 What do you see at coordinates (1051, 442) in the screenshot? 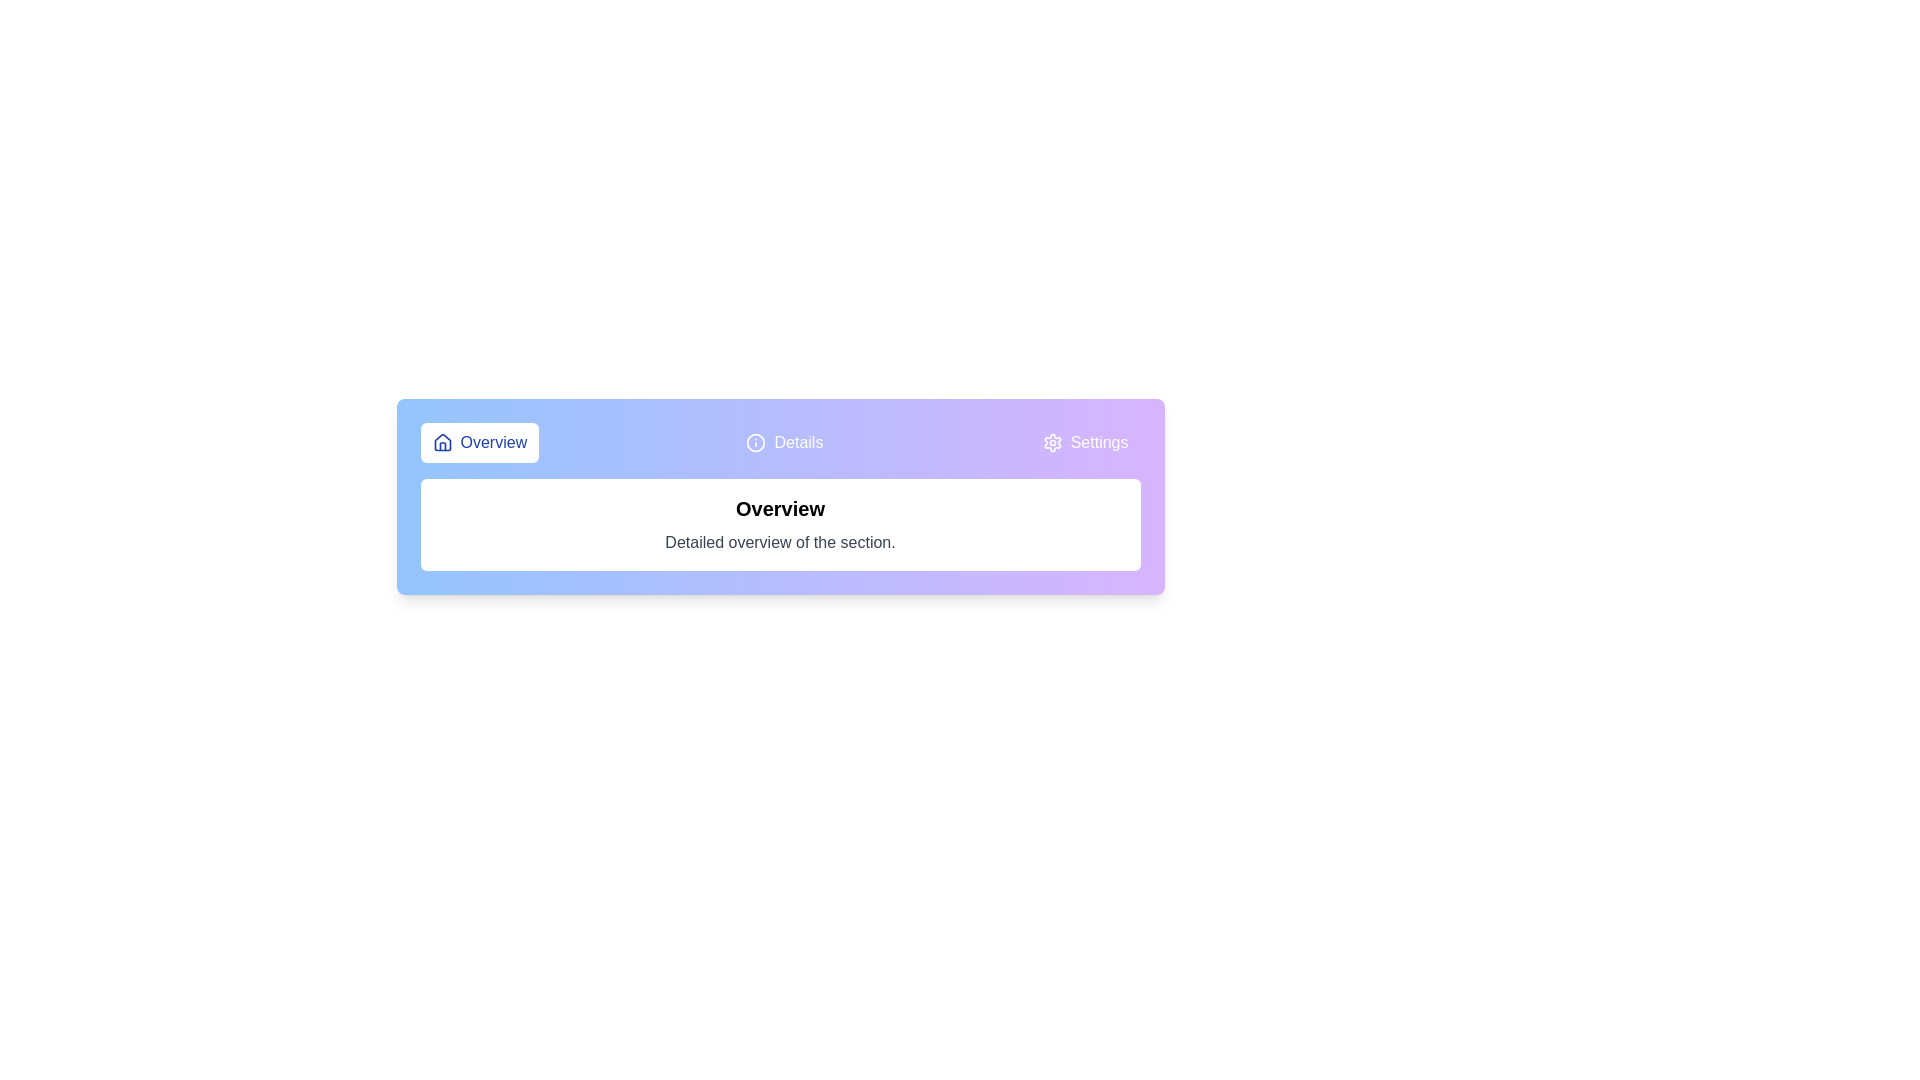
I see `the settings icon located in the top-right corner of the interface` at bounding box center [1051, 442].